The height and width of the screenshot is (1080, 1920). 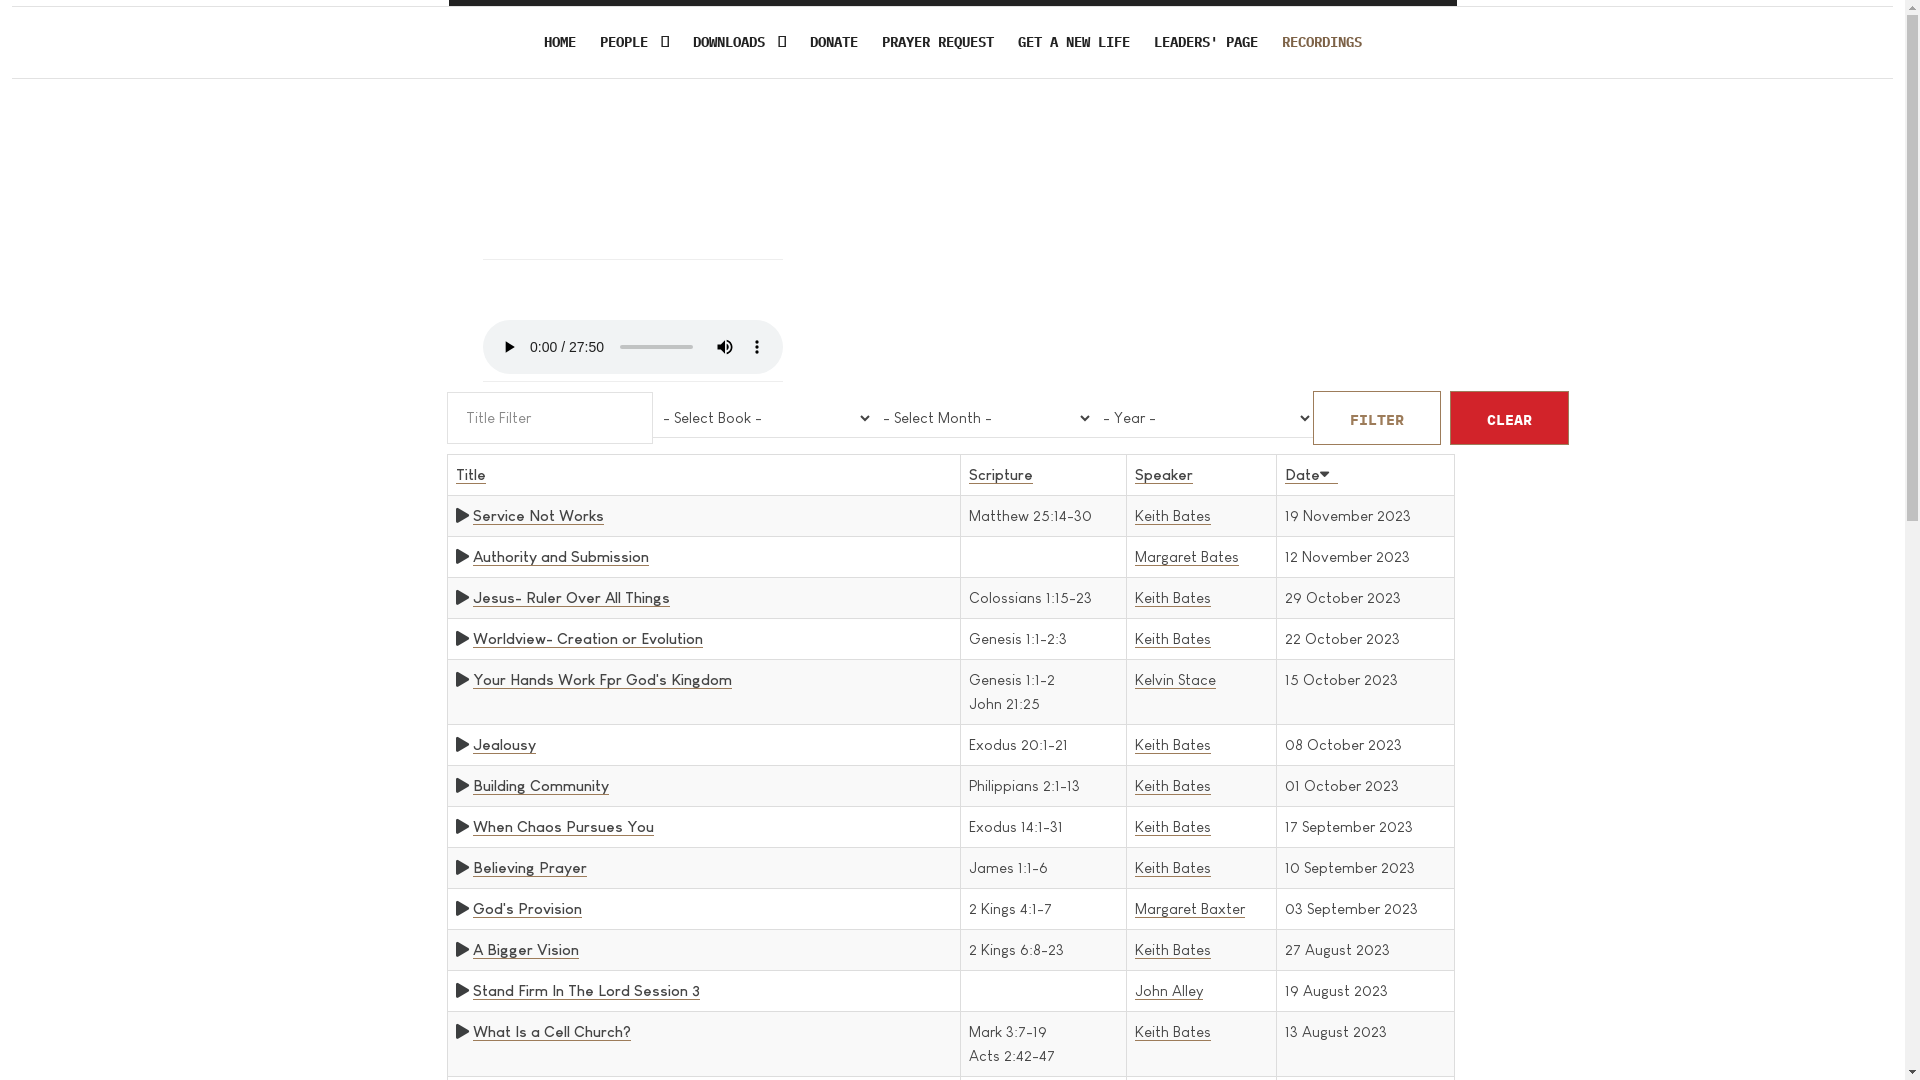 What do you see at coordinates (1001, 474) in the screenshot?
I see `'Scripture'` at bounding box center [1001, 474].